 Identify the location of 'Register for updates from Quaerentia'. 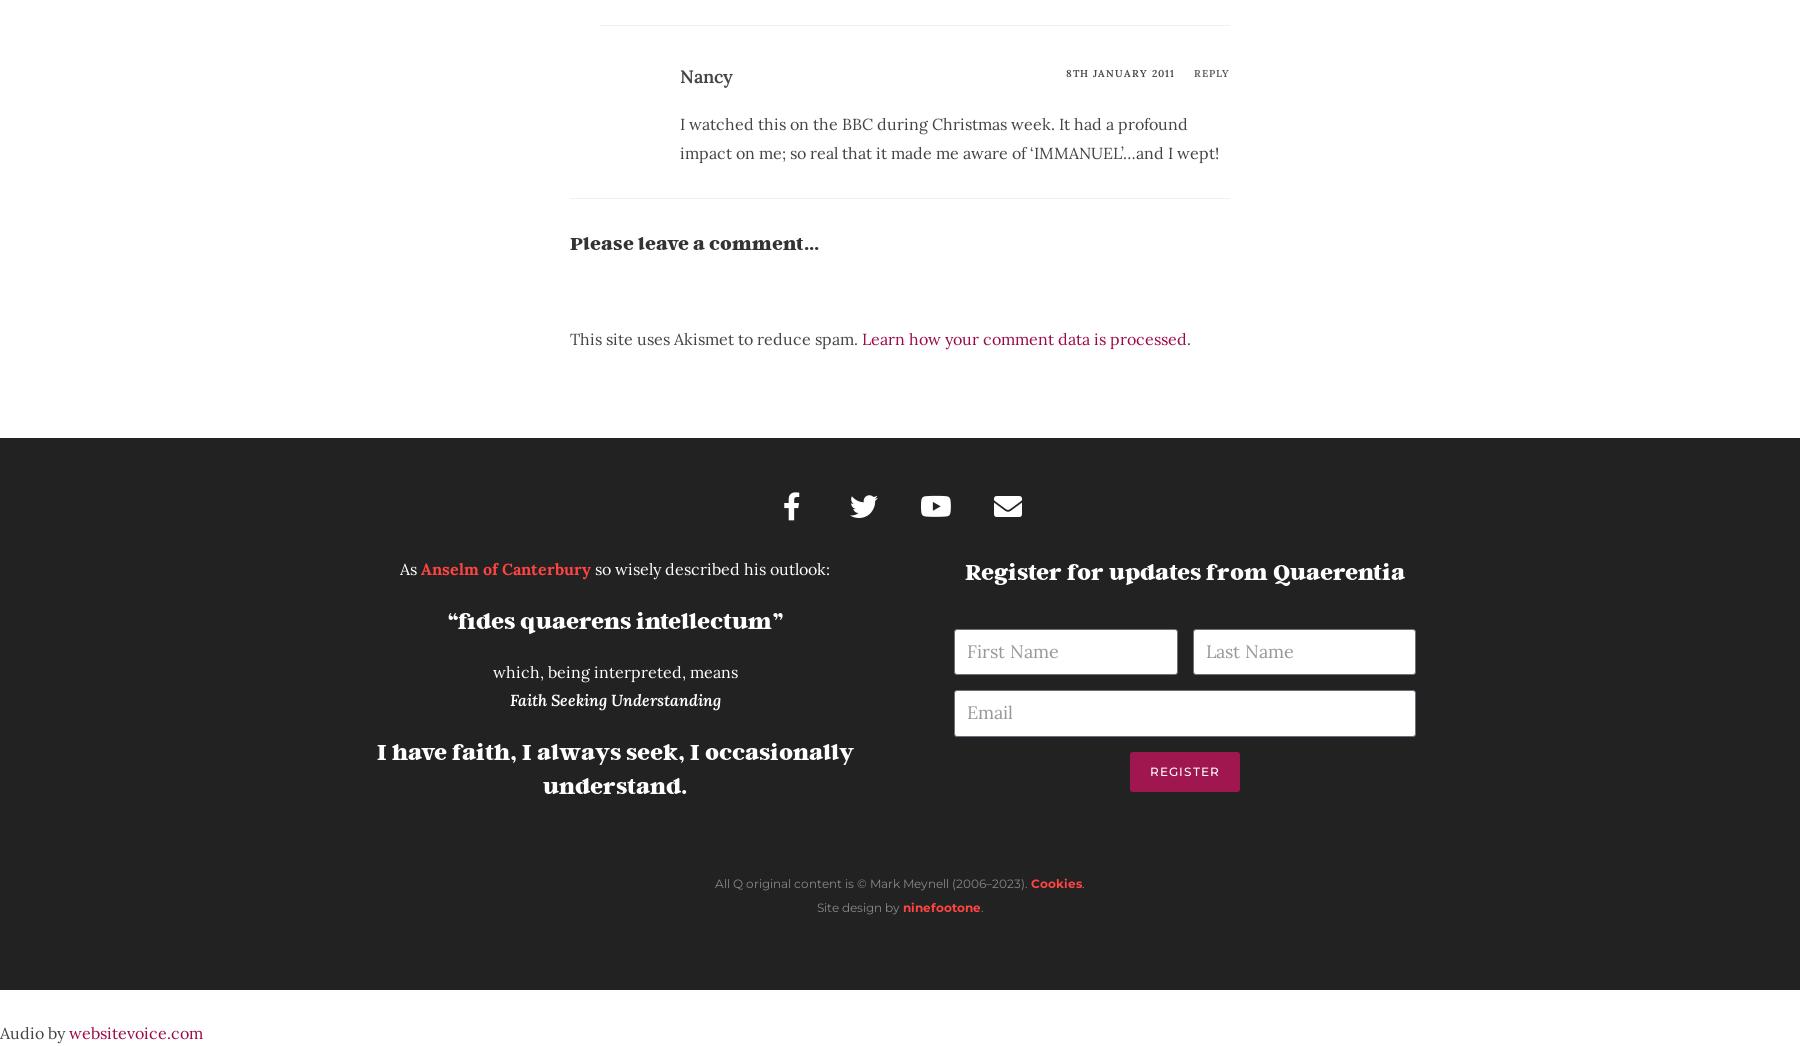
(963, 570).